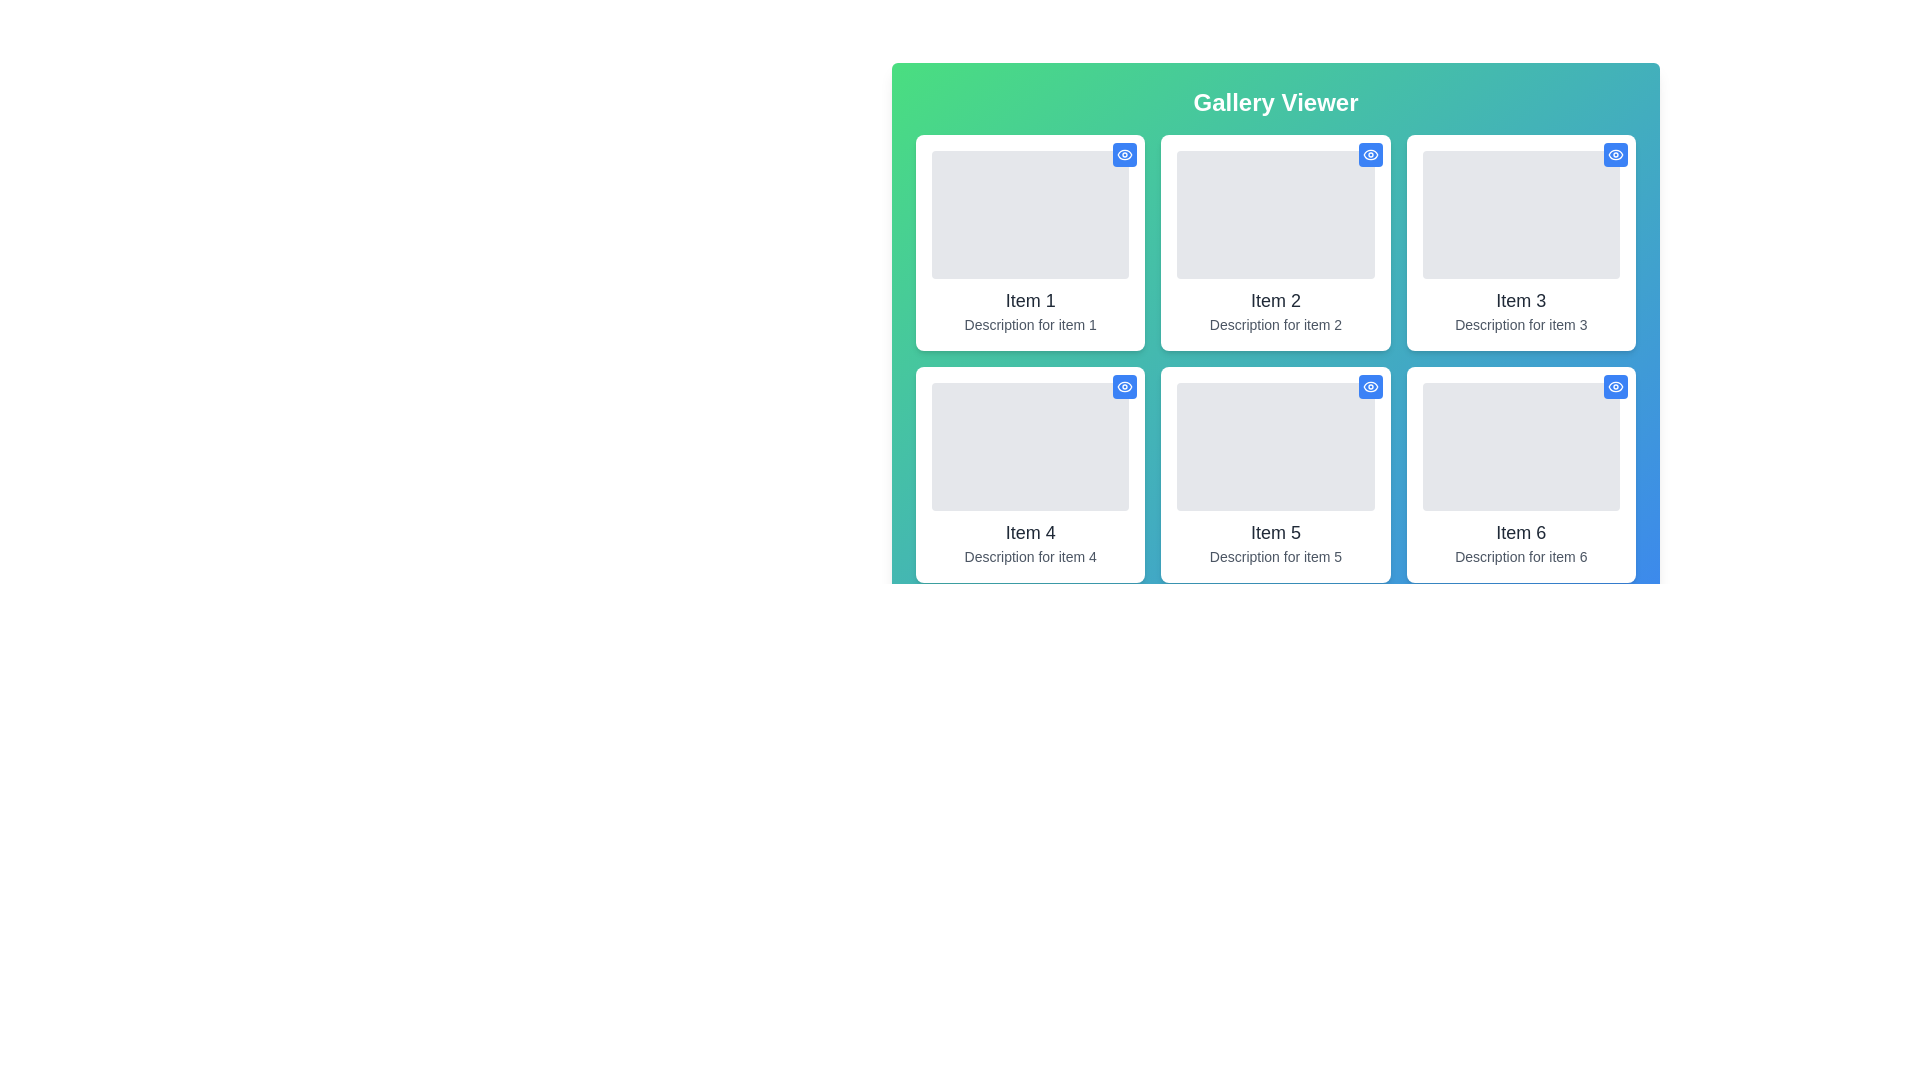 This screenshot has width=1920, height=1080. What do you see at coordinates (1520, 242) in the screenshot?
I see `the third card component in the gallery viewer that displays 'Item 3' and its description` at bounding box center [1520, 242].